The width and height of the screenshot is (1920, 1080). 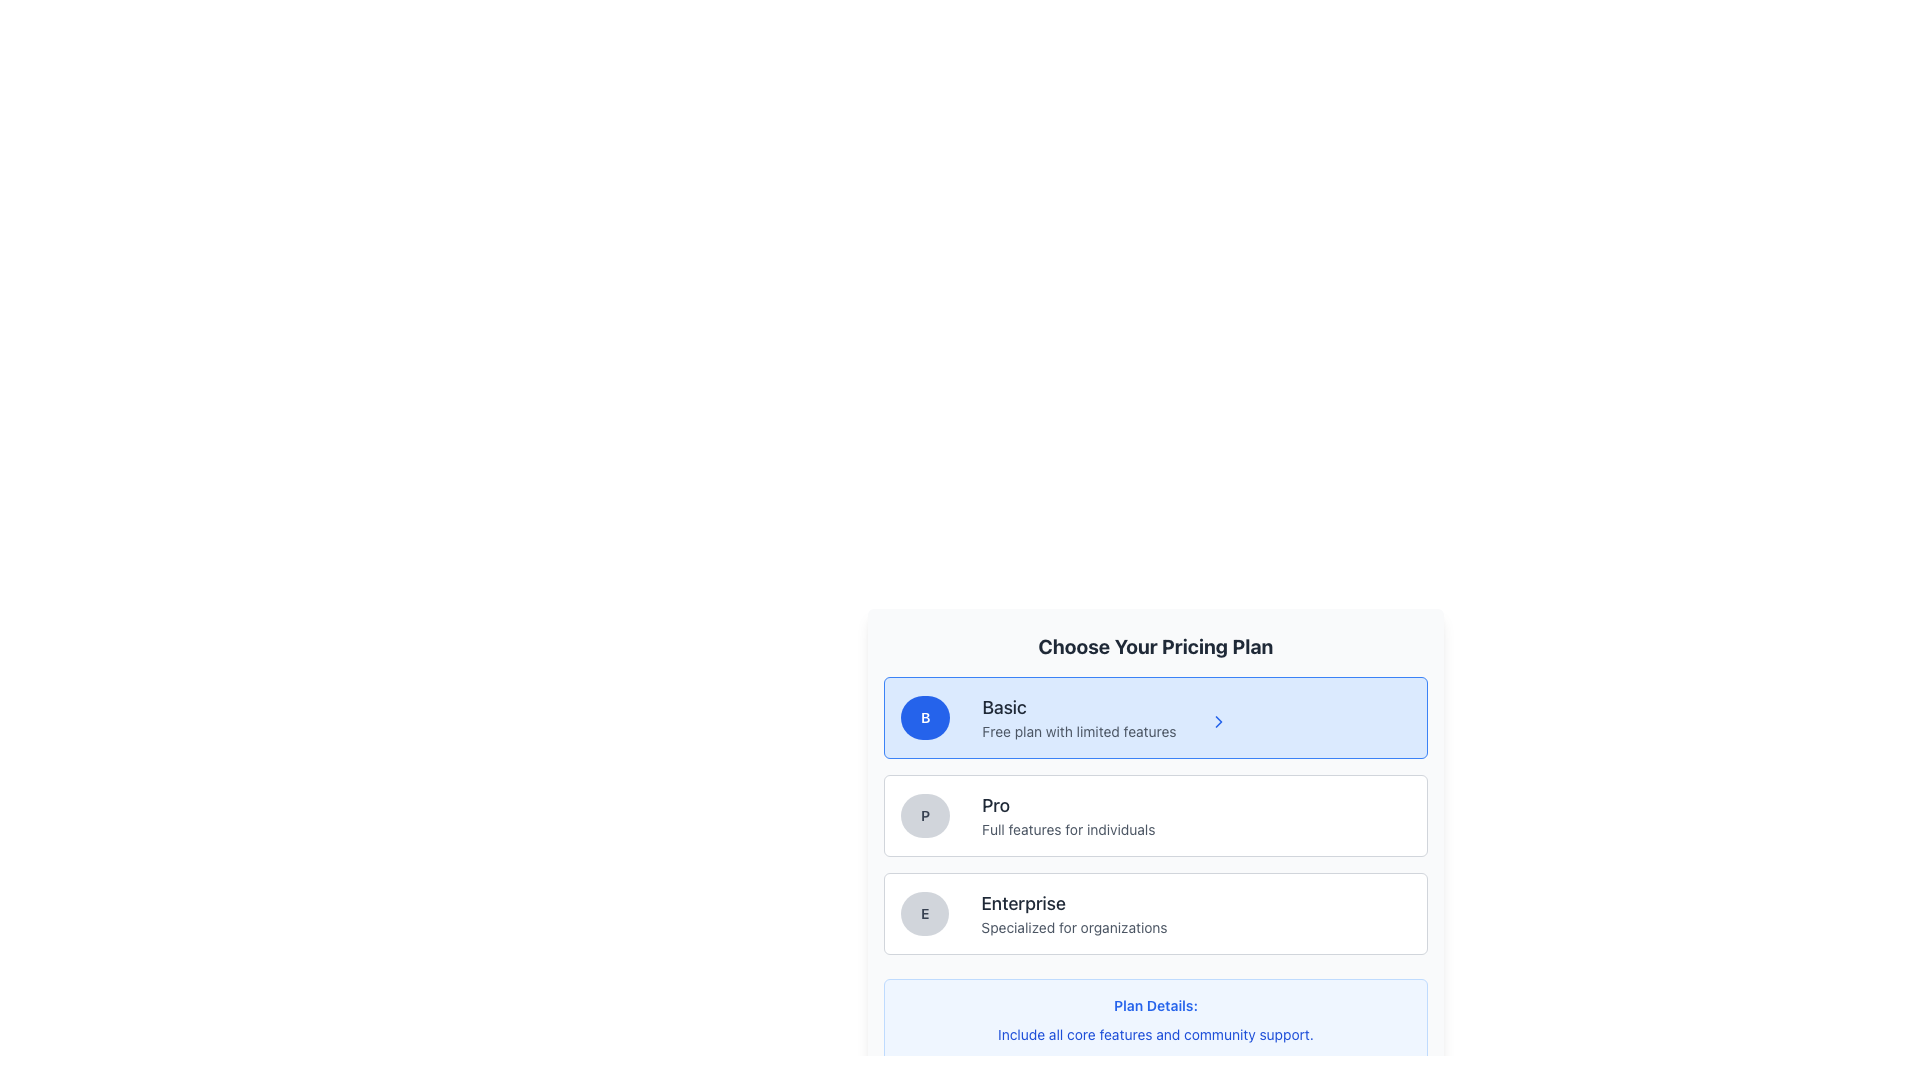 I want to click on the 'Enterprise' pricing plan label in the Descriptive Text Section, so click(x=1073, y=914).